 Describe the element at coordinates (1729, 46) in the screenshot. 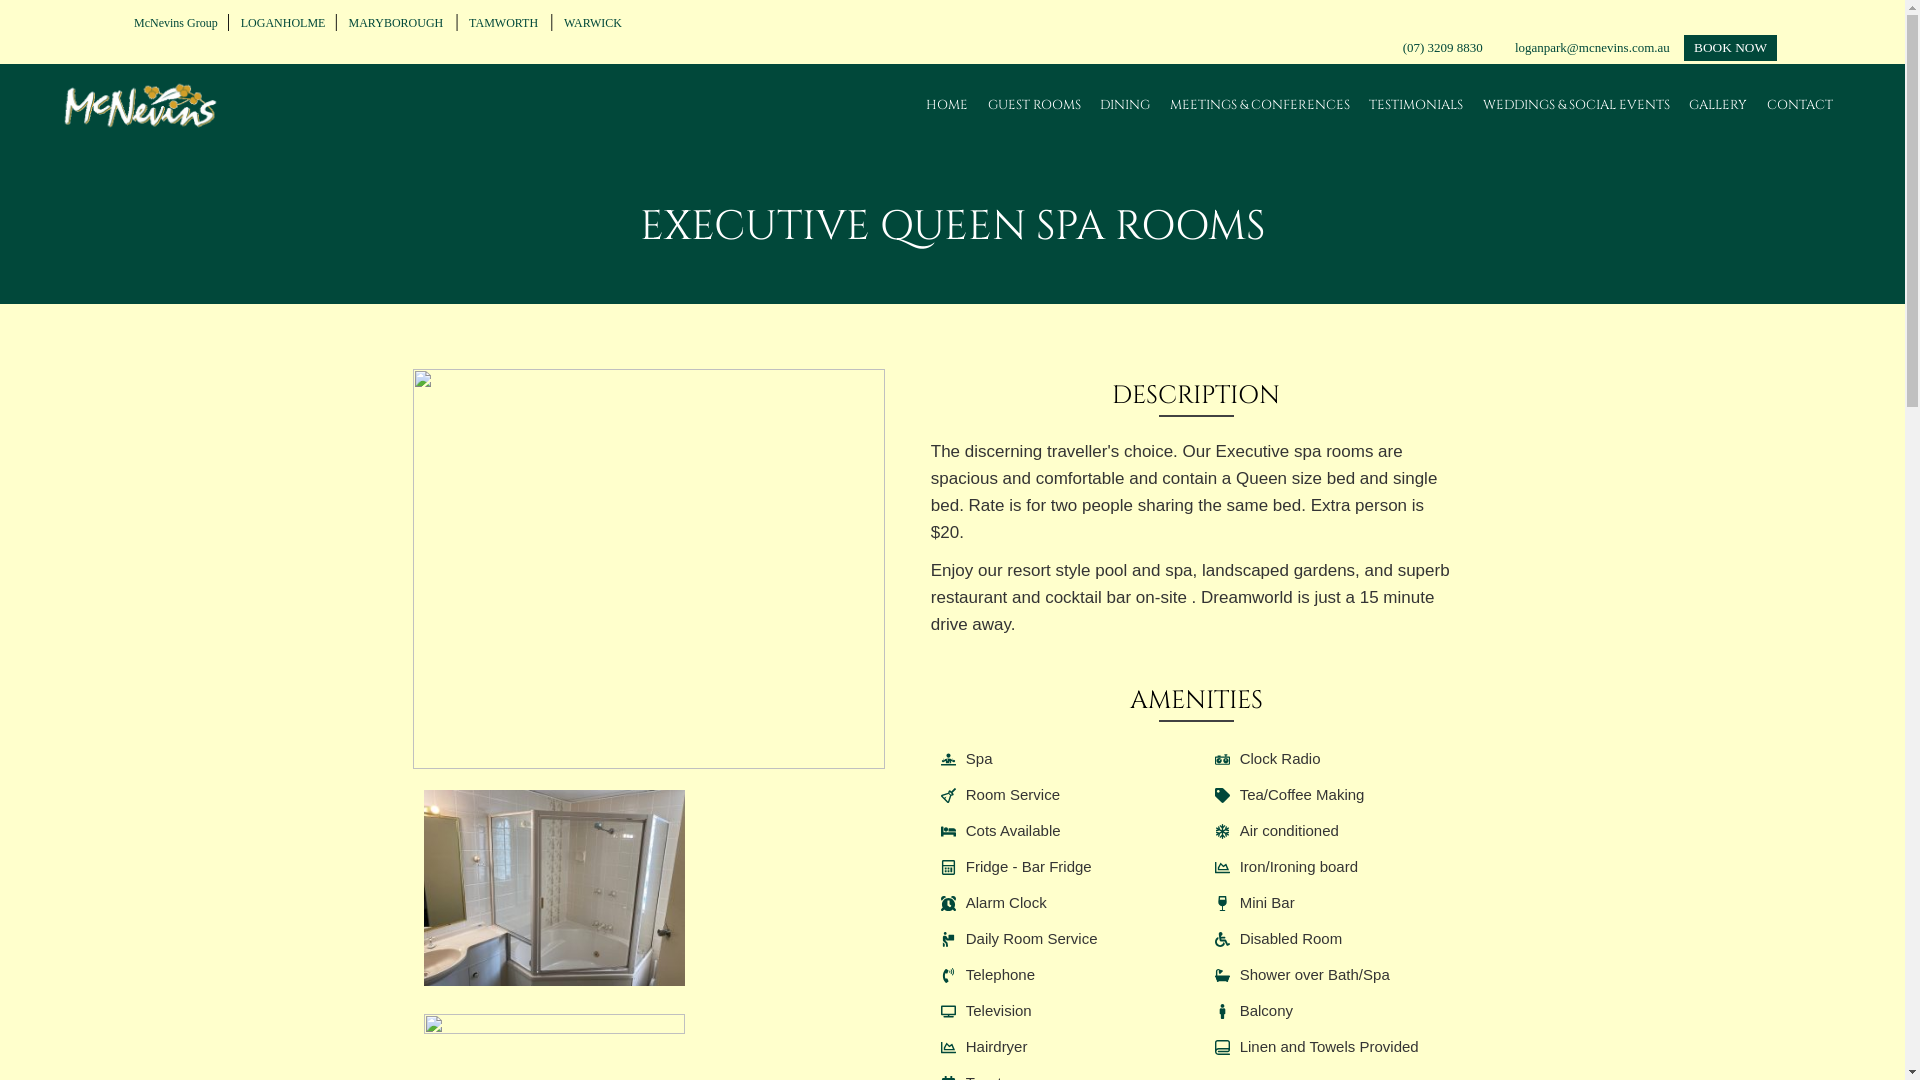

I see `'BOOK NOW'` at that location.